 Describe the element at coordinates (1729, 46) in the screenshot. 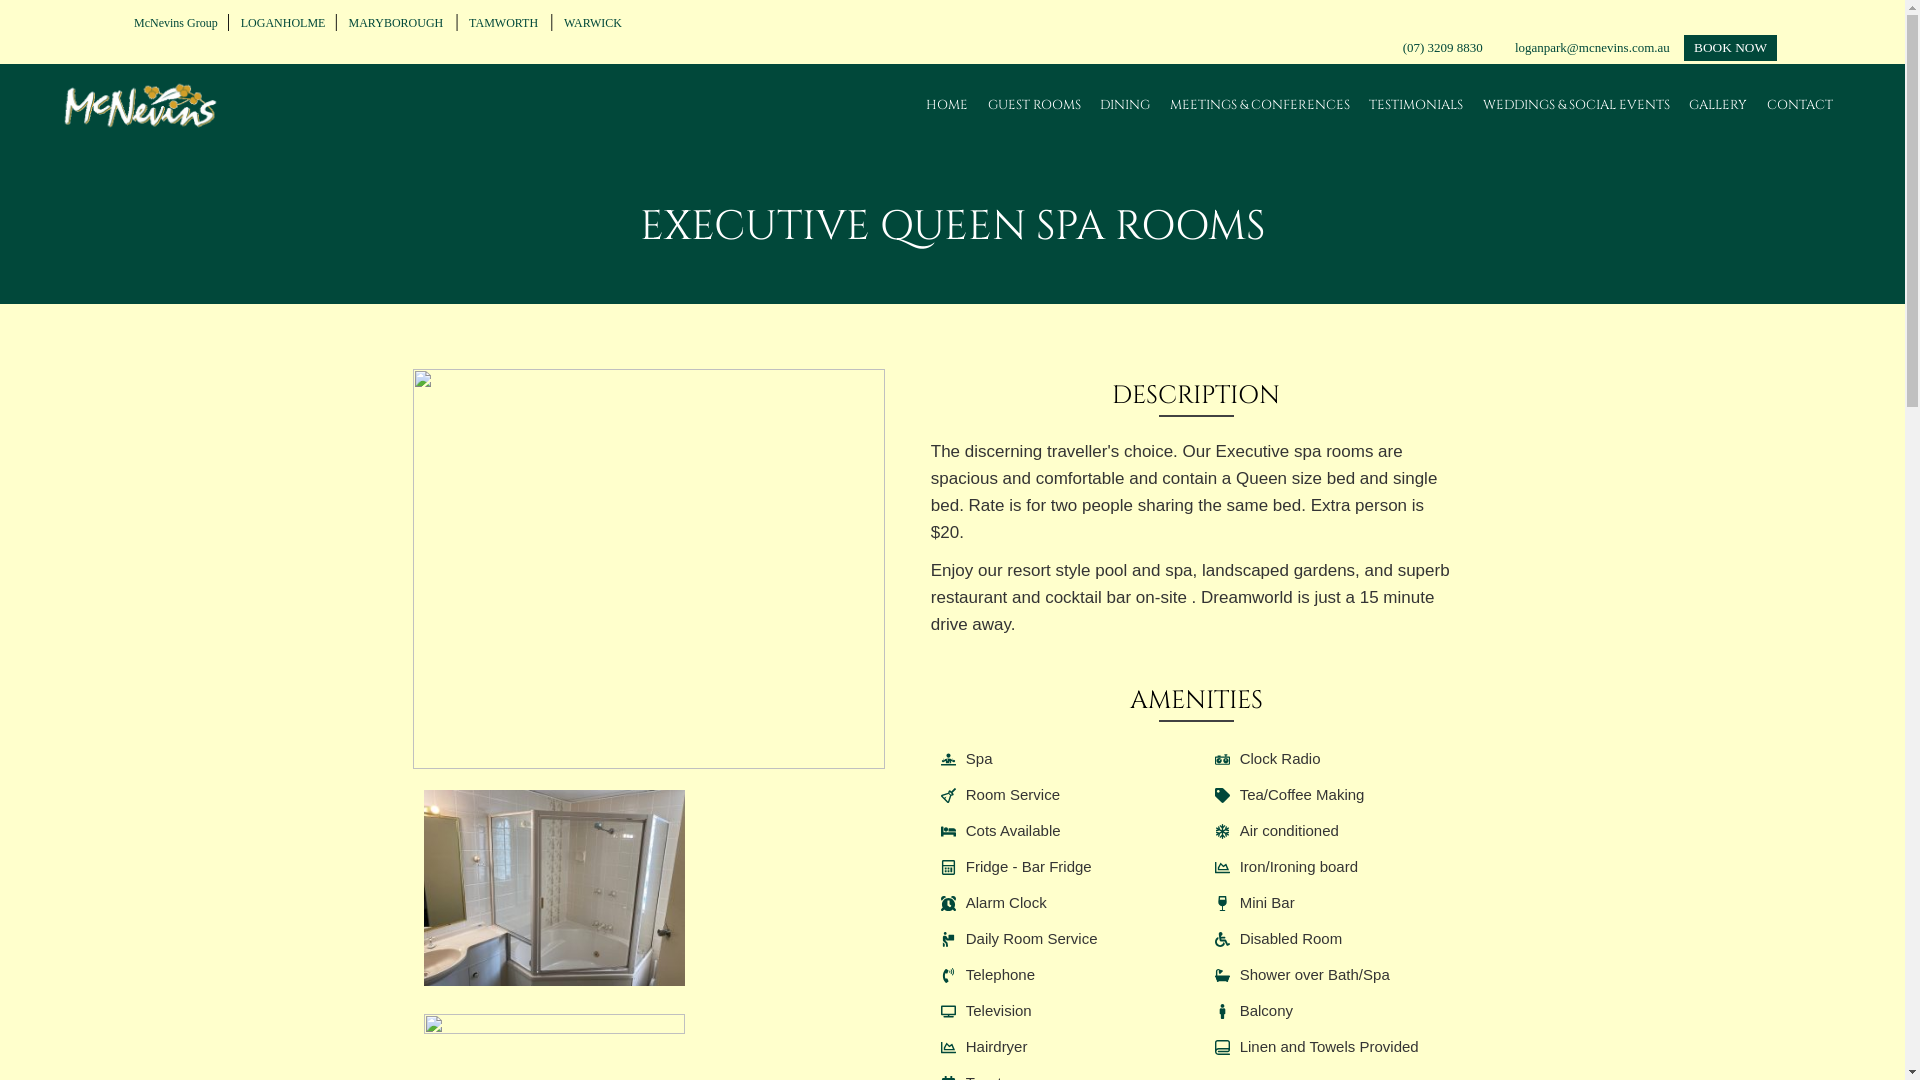

I see `'BOOK NOW'` at that location.